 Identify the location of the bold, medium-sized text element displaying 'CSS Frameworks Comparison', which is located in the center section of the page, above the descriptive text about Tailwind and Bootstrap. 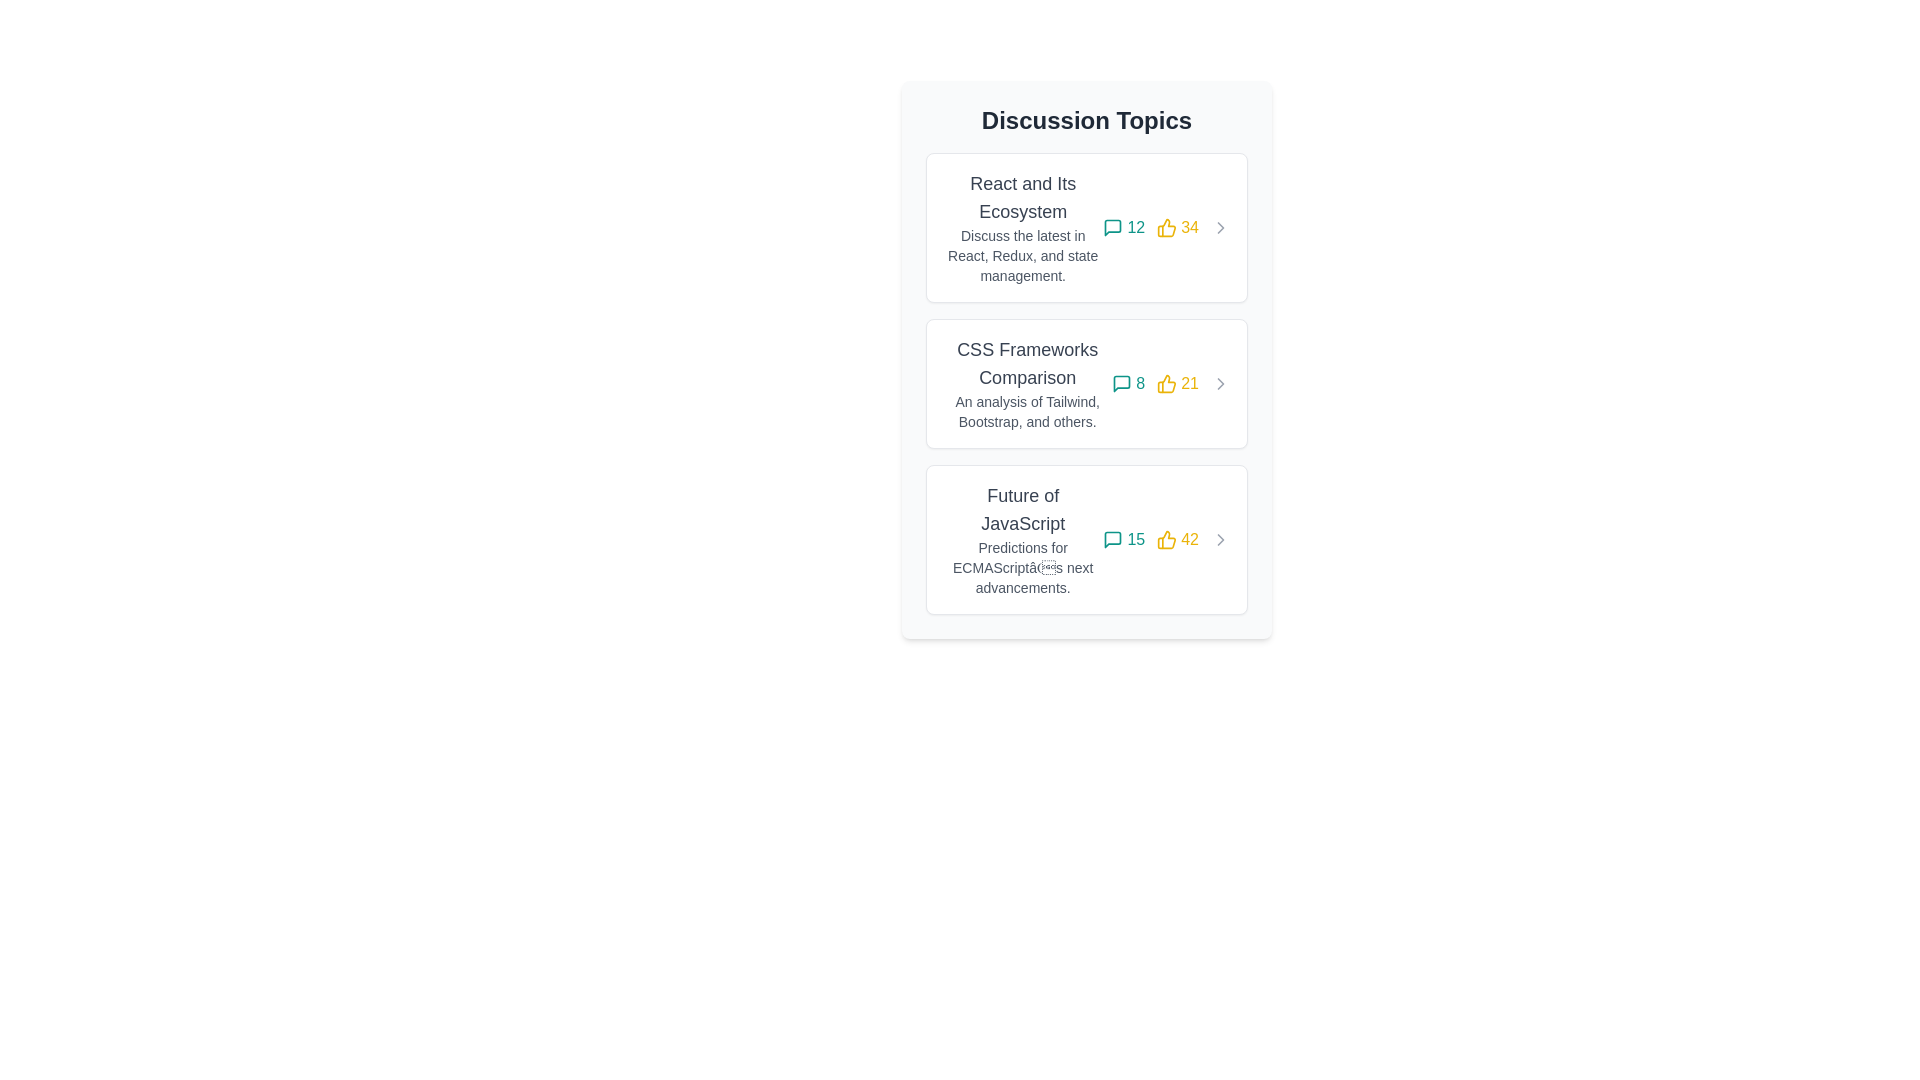
(1027, 363).